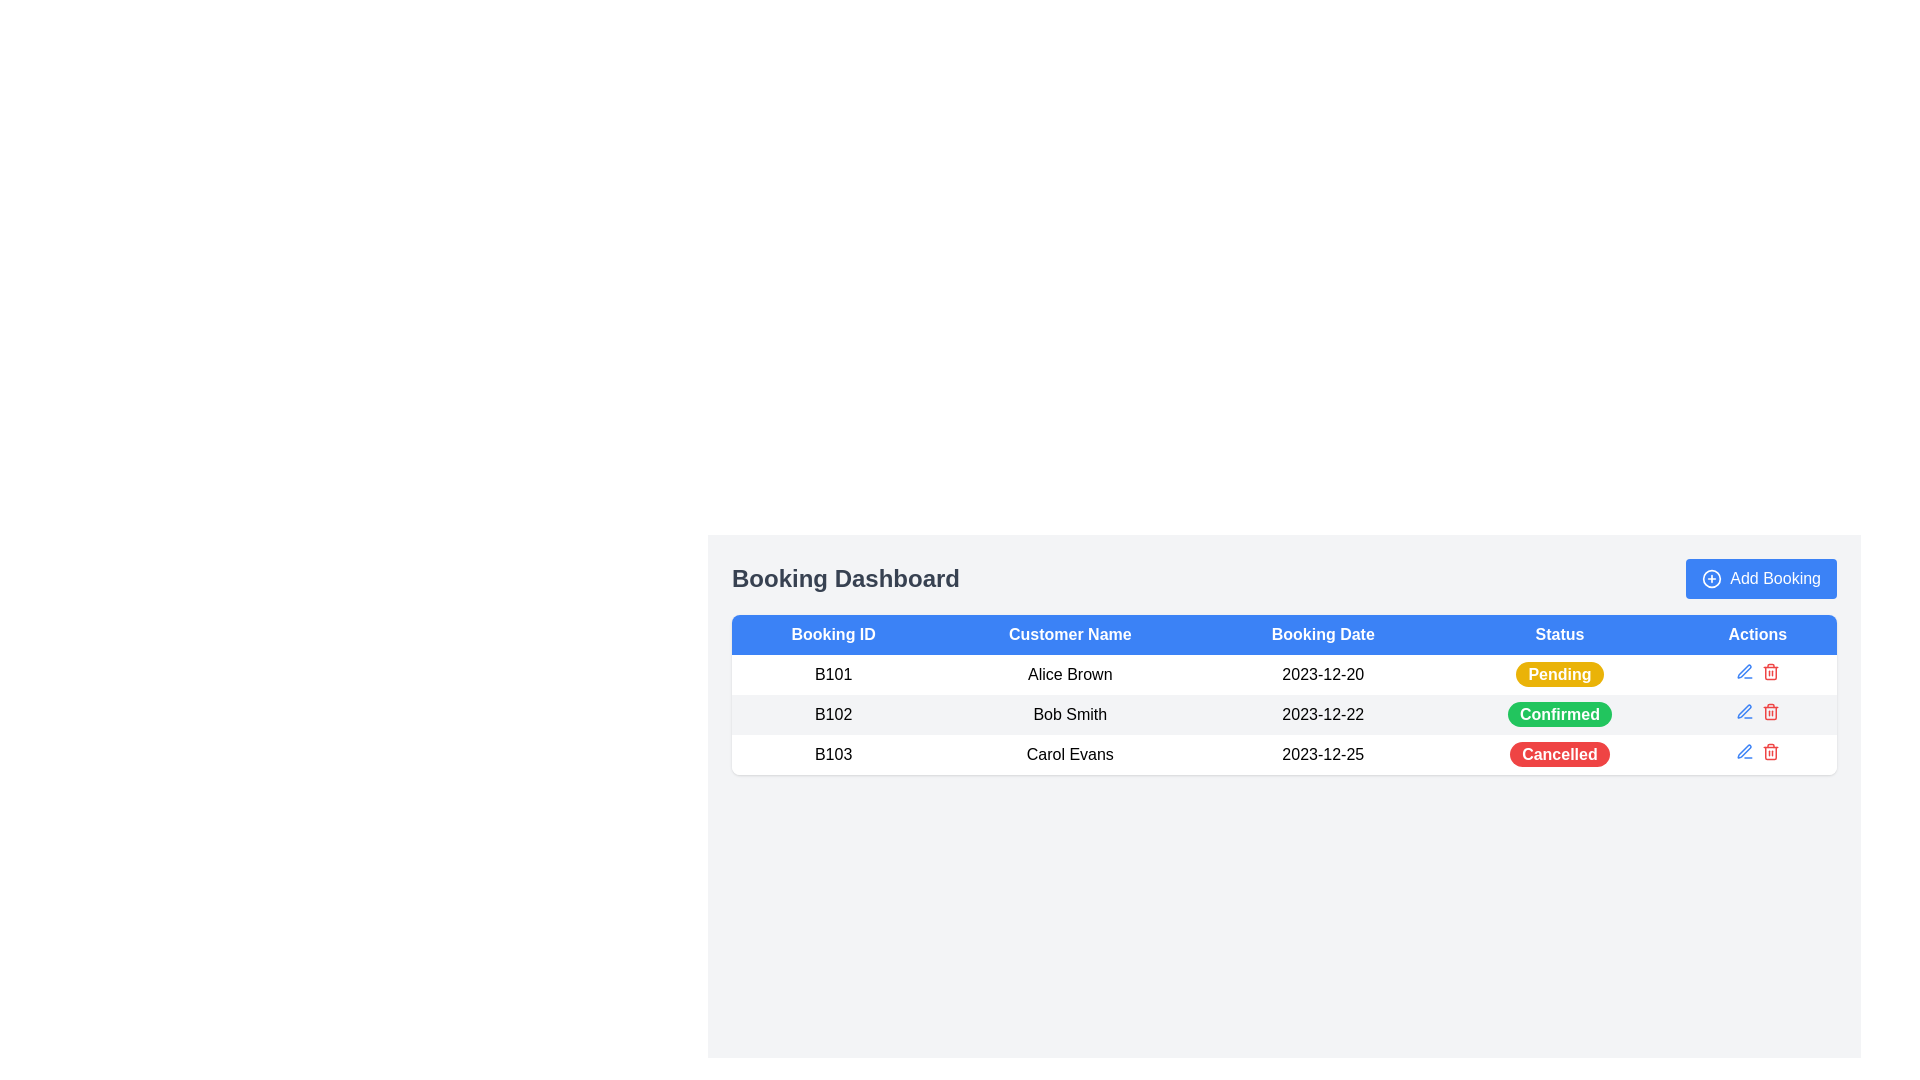 Image resolution: width=1920 pixels, height=1080 pixels. I want to click on the delete icon in the Action button group for the booking entry 'B102' with customer name 'Bob Smith', so click(1756, 711).